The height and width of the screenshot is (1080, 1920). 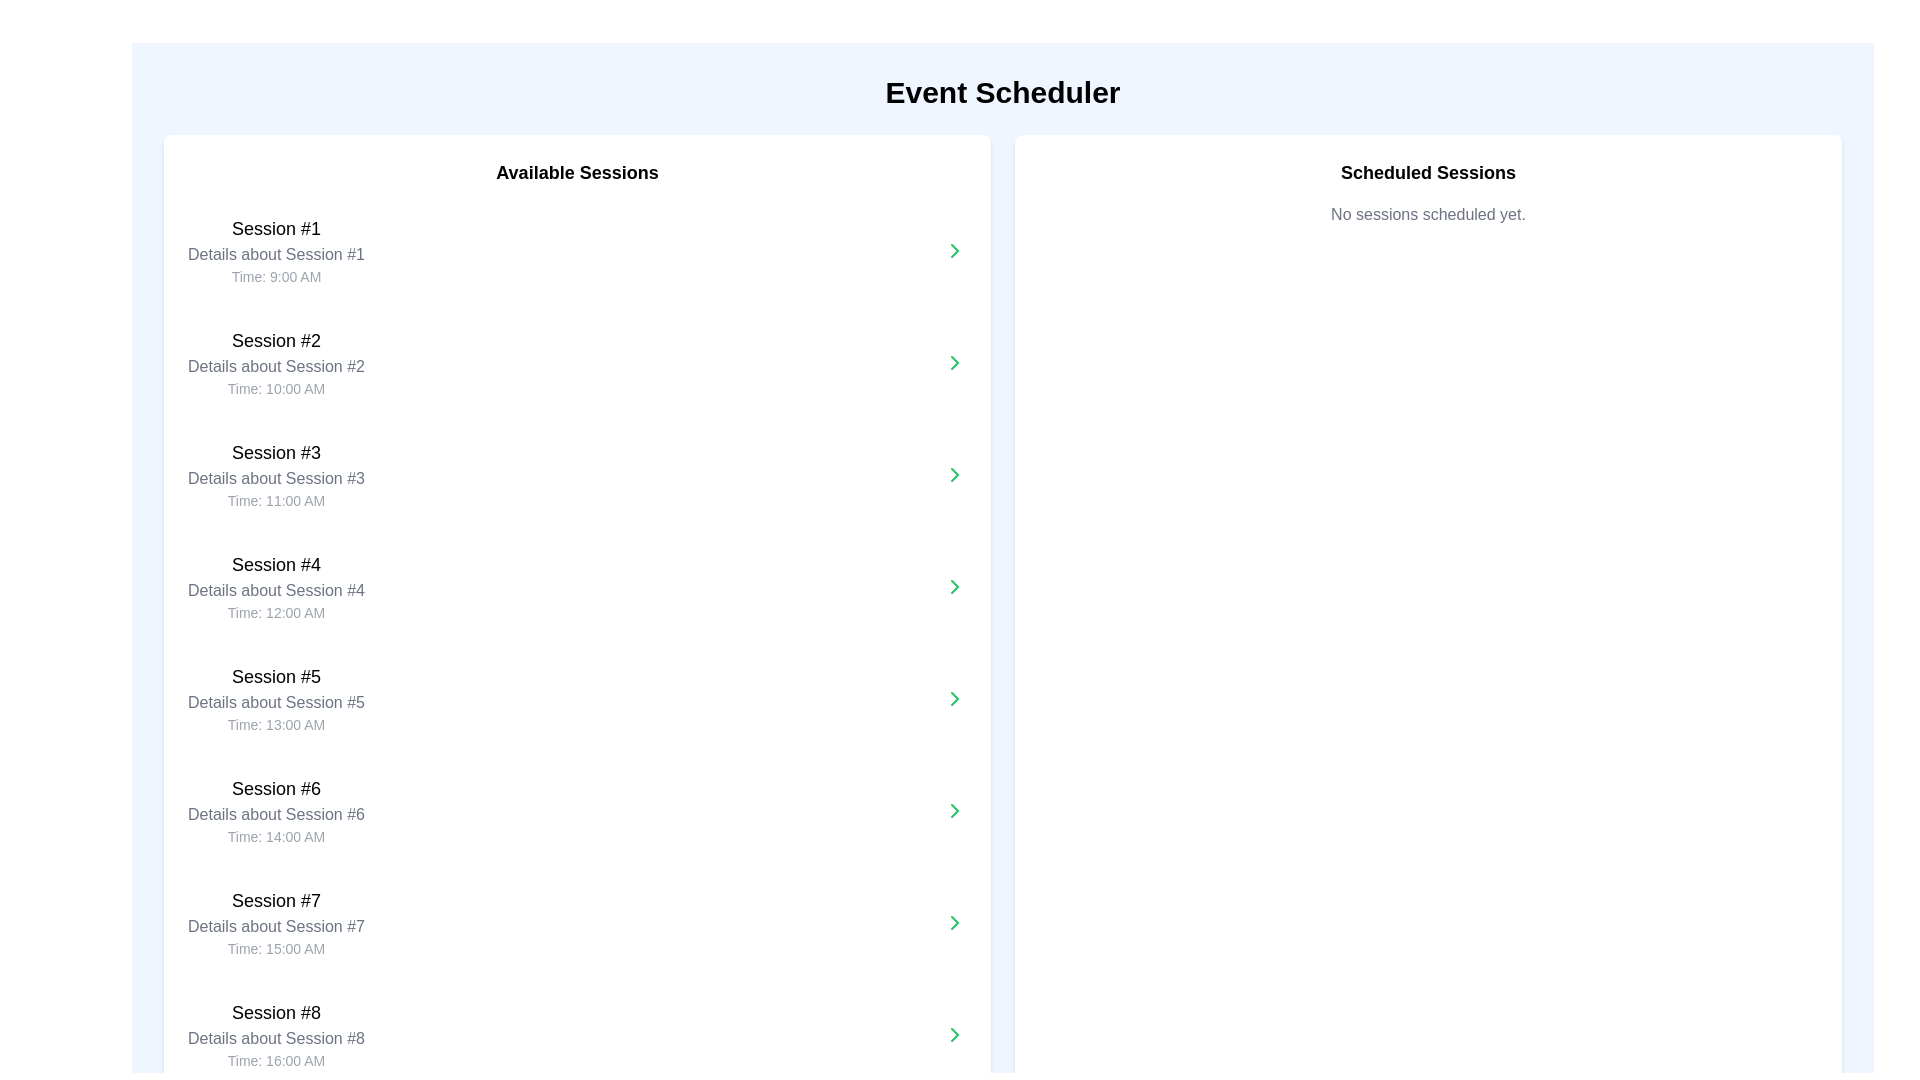 I want to click on the fourth chevron icon pointing right, located to the right of 'Session #4' in the 'Available Sessions' section, so click(x=954, y=585).